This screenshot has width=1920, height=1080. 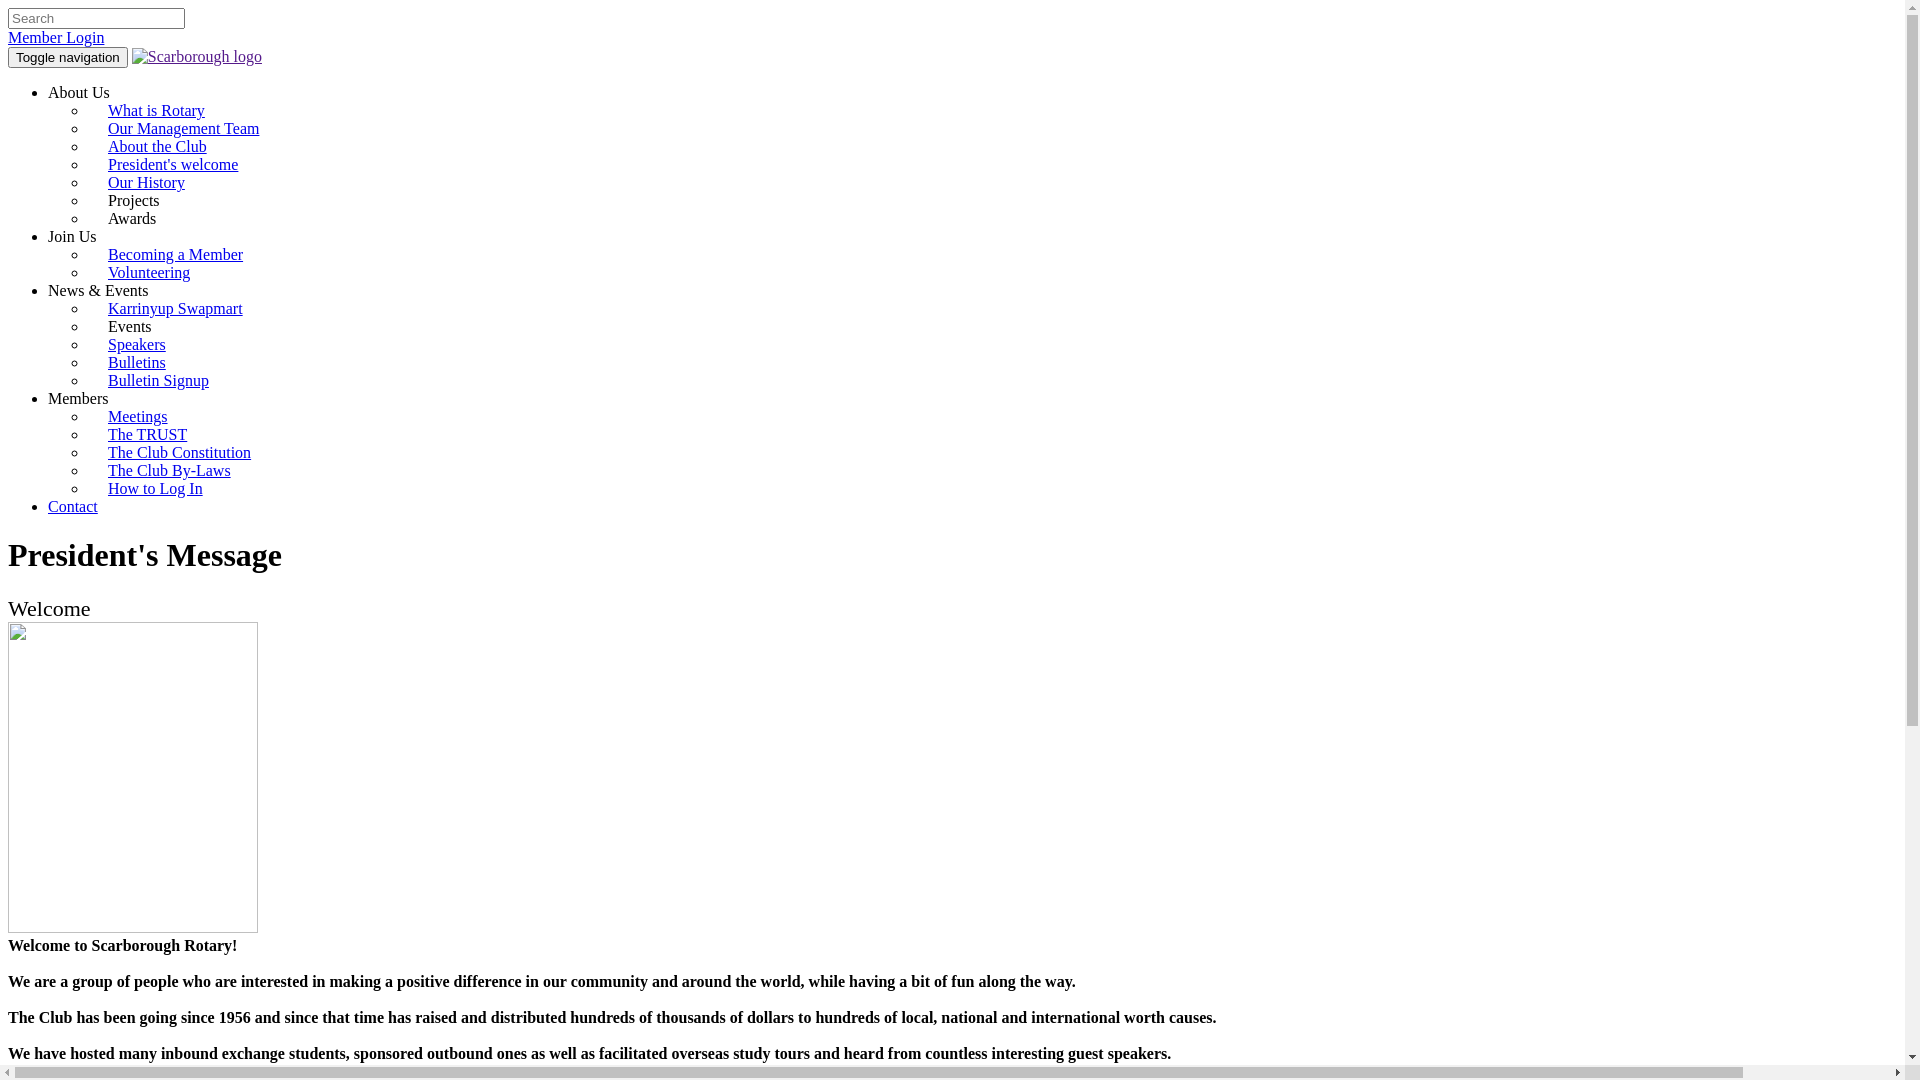 I want to click on 'Contact', so click(x=72, y=505).